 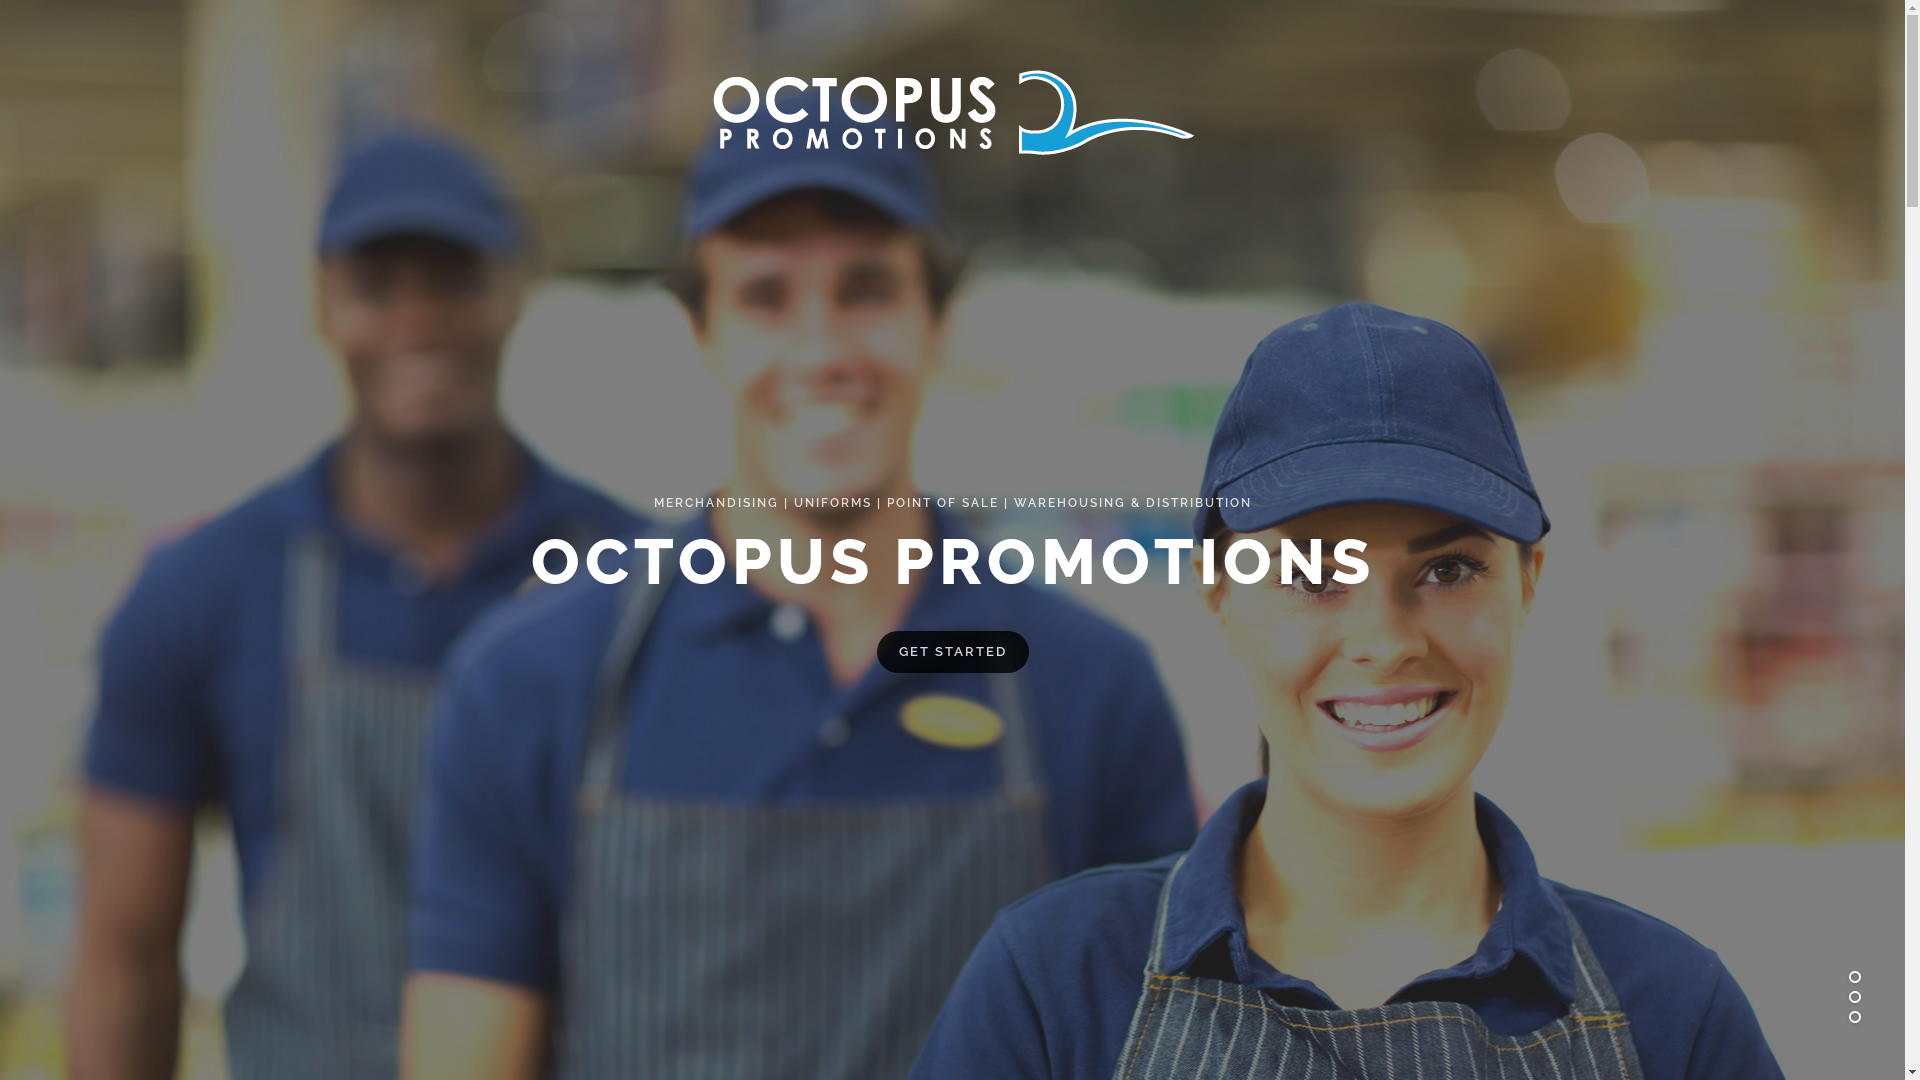 I want to click on 'GET STARTED', so click(x=950, y=651).